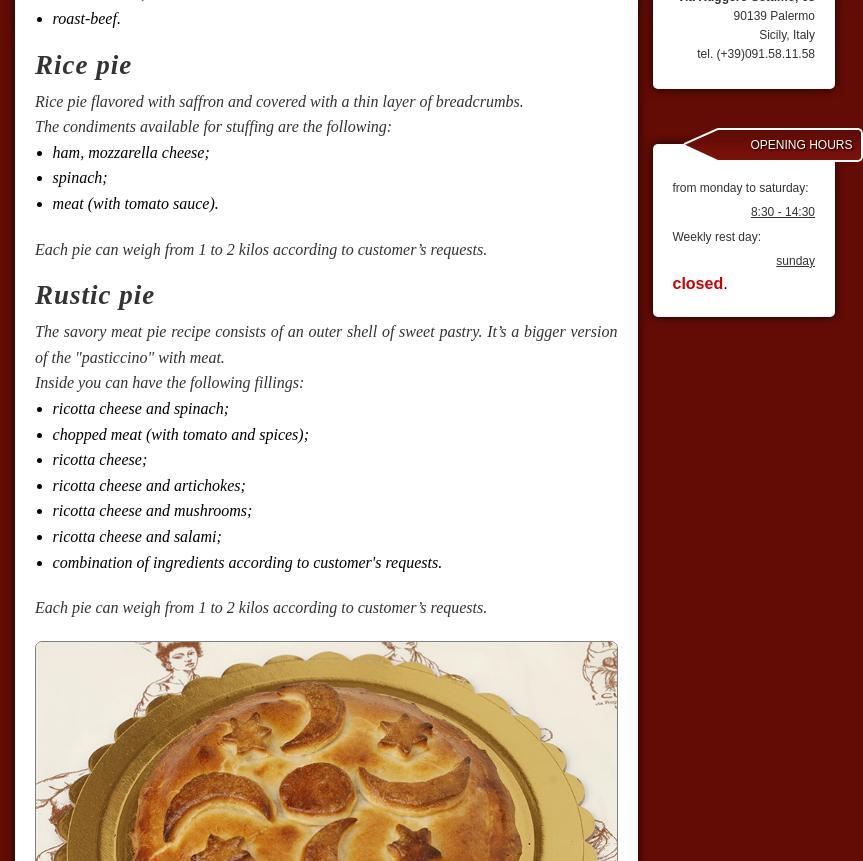  What do you see at coordinates (774, 14) in the screenshot?
I see `'90139 Palermo'` at bounding box center [774, 14].